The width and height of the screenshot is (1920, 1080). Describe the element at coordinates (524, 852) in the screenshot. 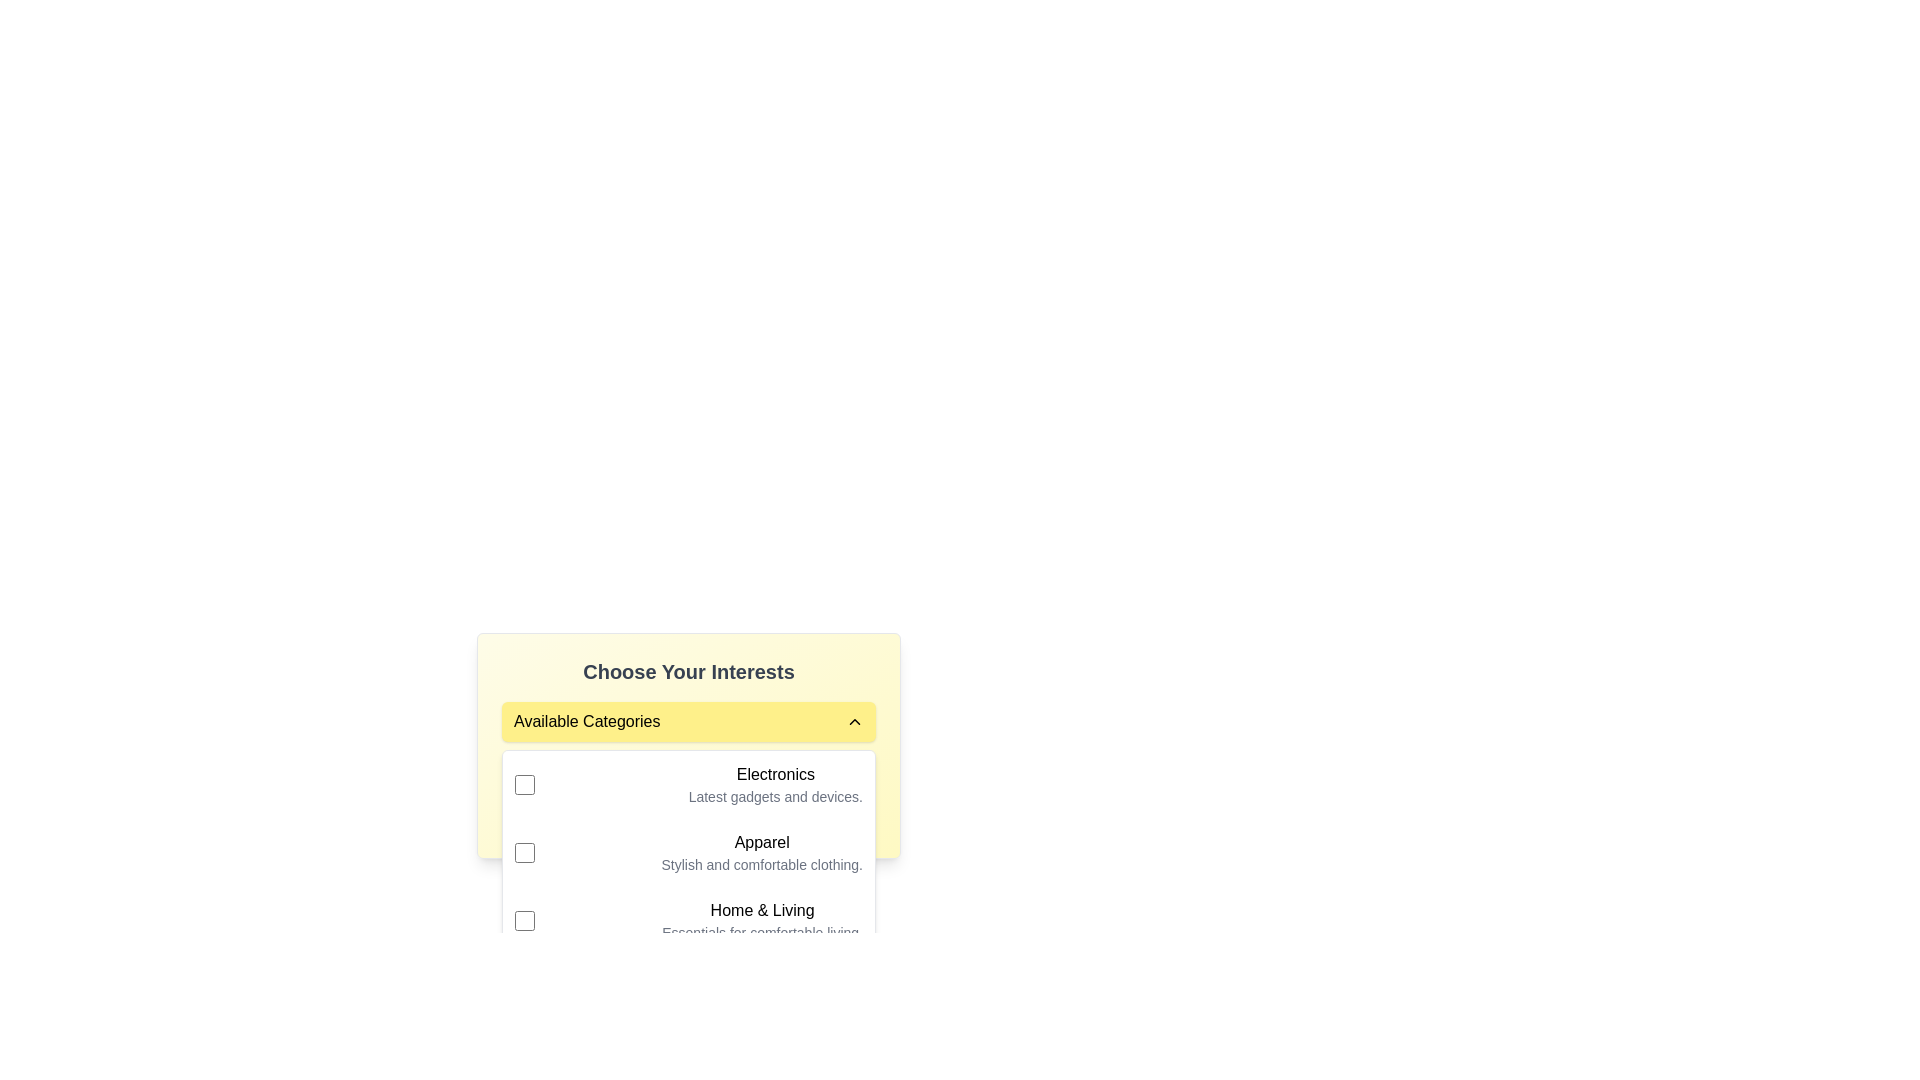

I see `the checkbox located` at that location.